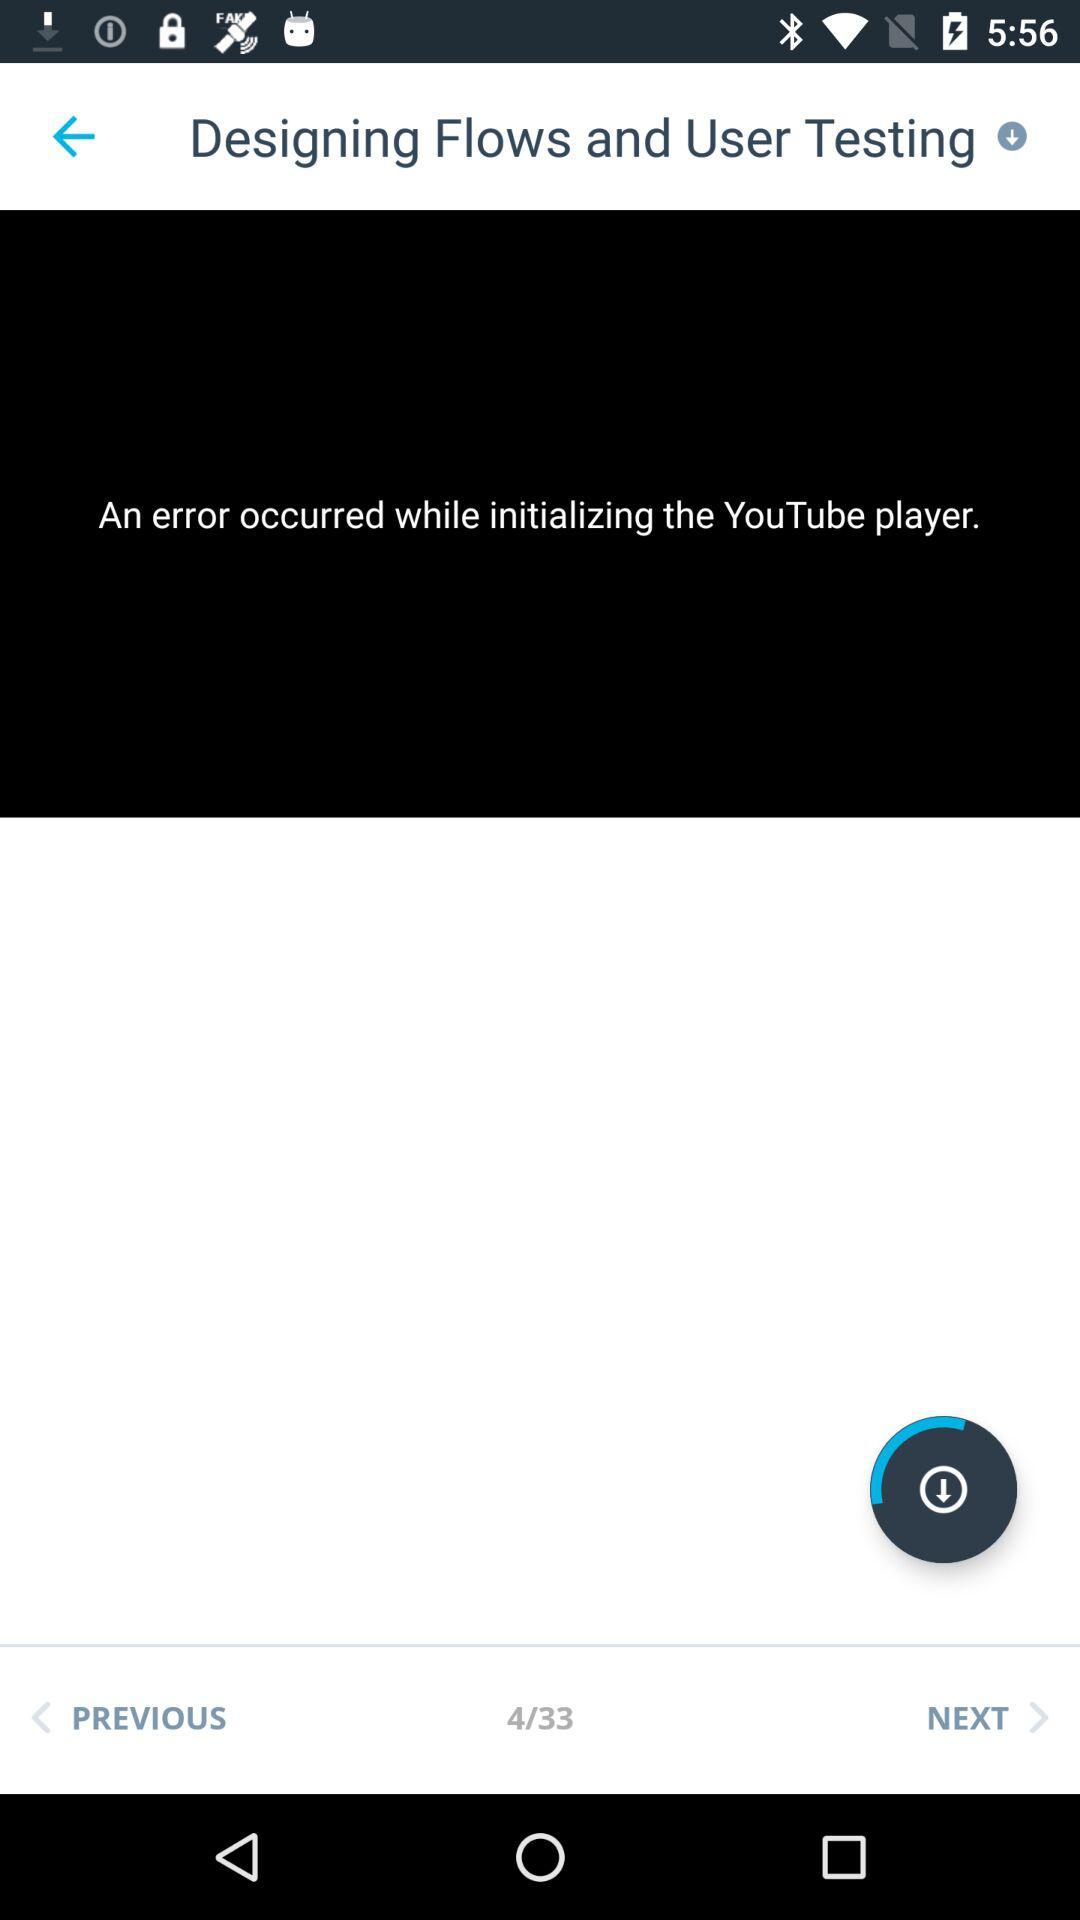 The width and height of the screenshot is (1080, 1920). Describe the element at coordinates (72, 135) in the screenshot. I see `item to the left of designing flows and` at that location.